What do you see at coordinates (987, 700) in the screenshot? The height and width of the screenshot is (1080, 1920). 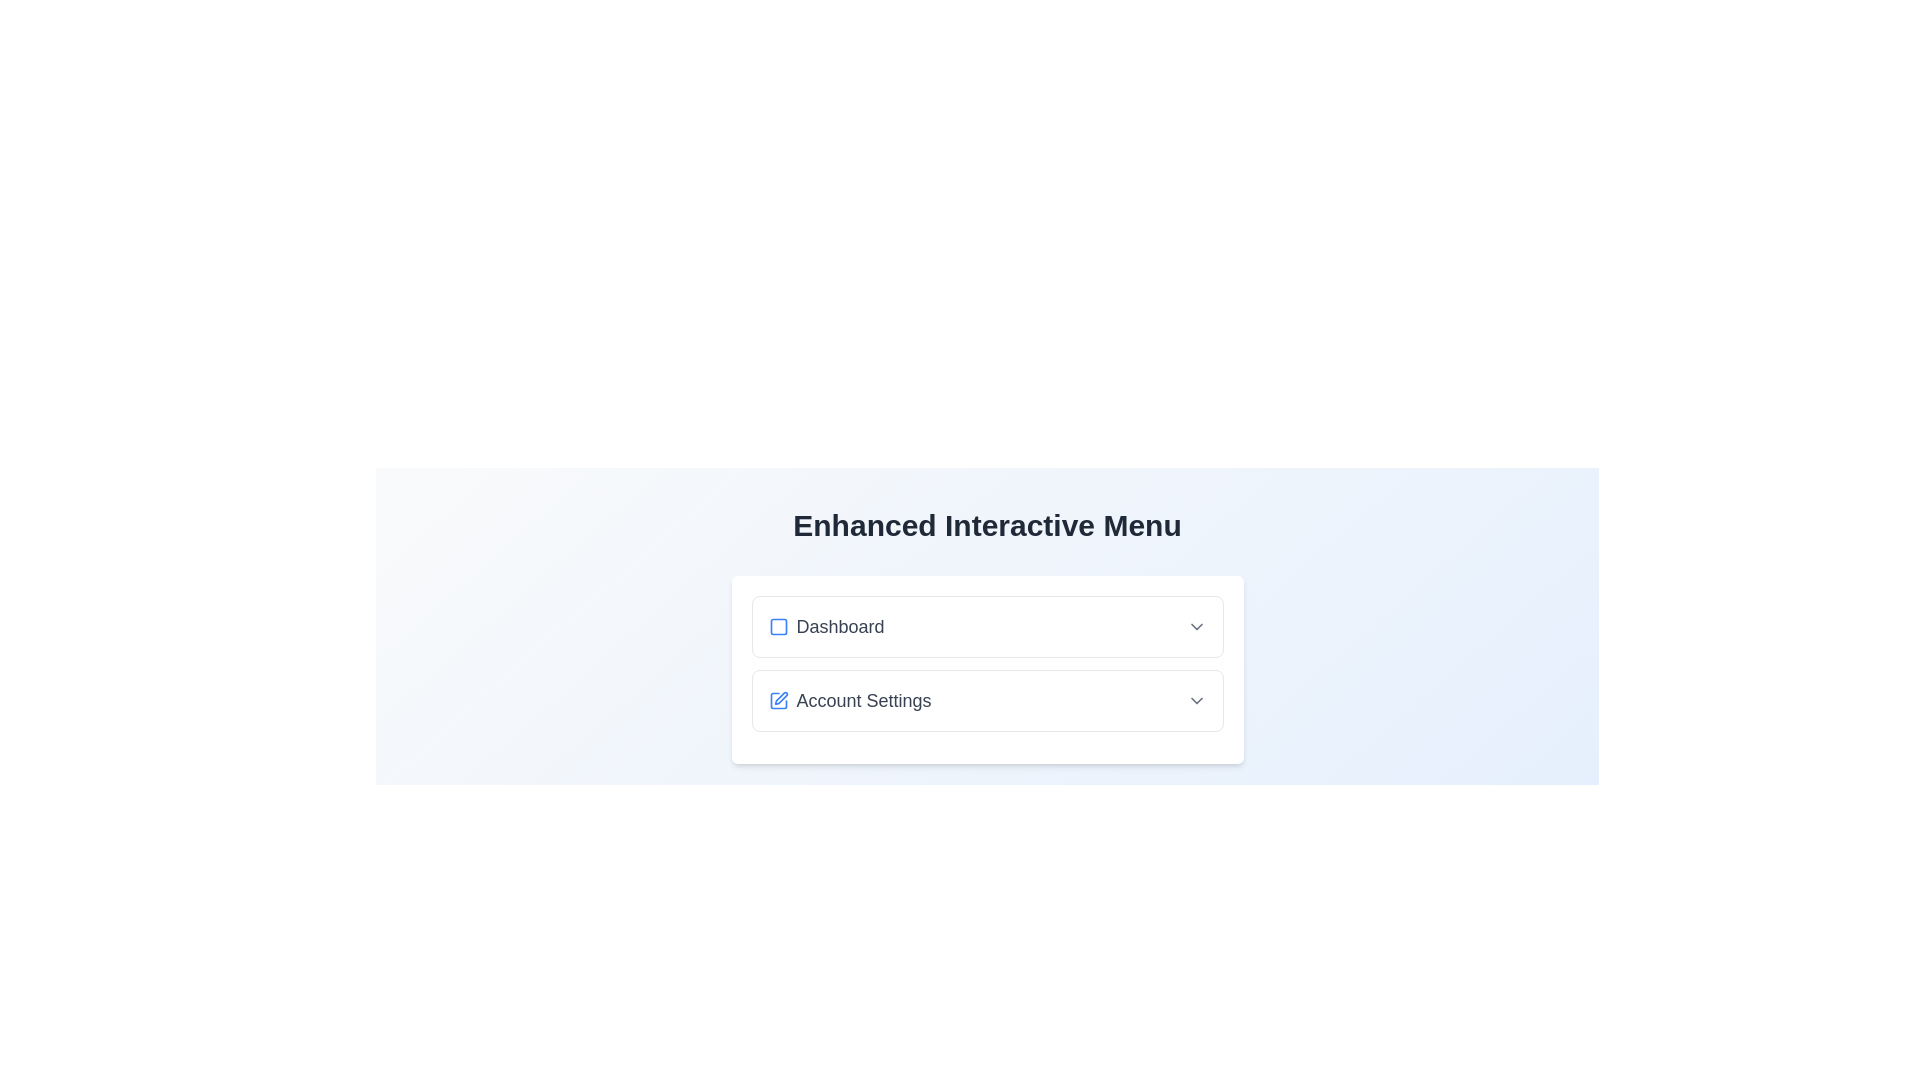 I see `the 'Account Settings' menu option, which is the second item in the vertical menu stack` at bounding box center [987, 700].